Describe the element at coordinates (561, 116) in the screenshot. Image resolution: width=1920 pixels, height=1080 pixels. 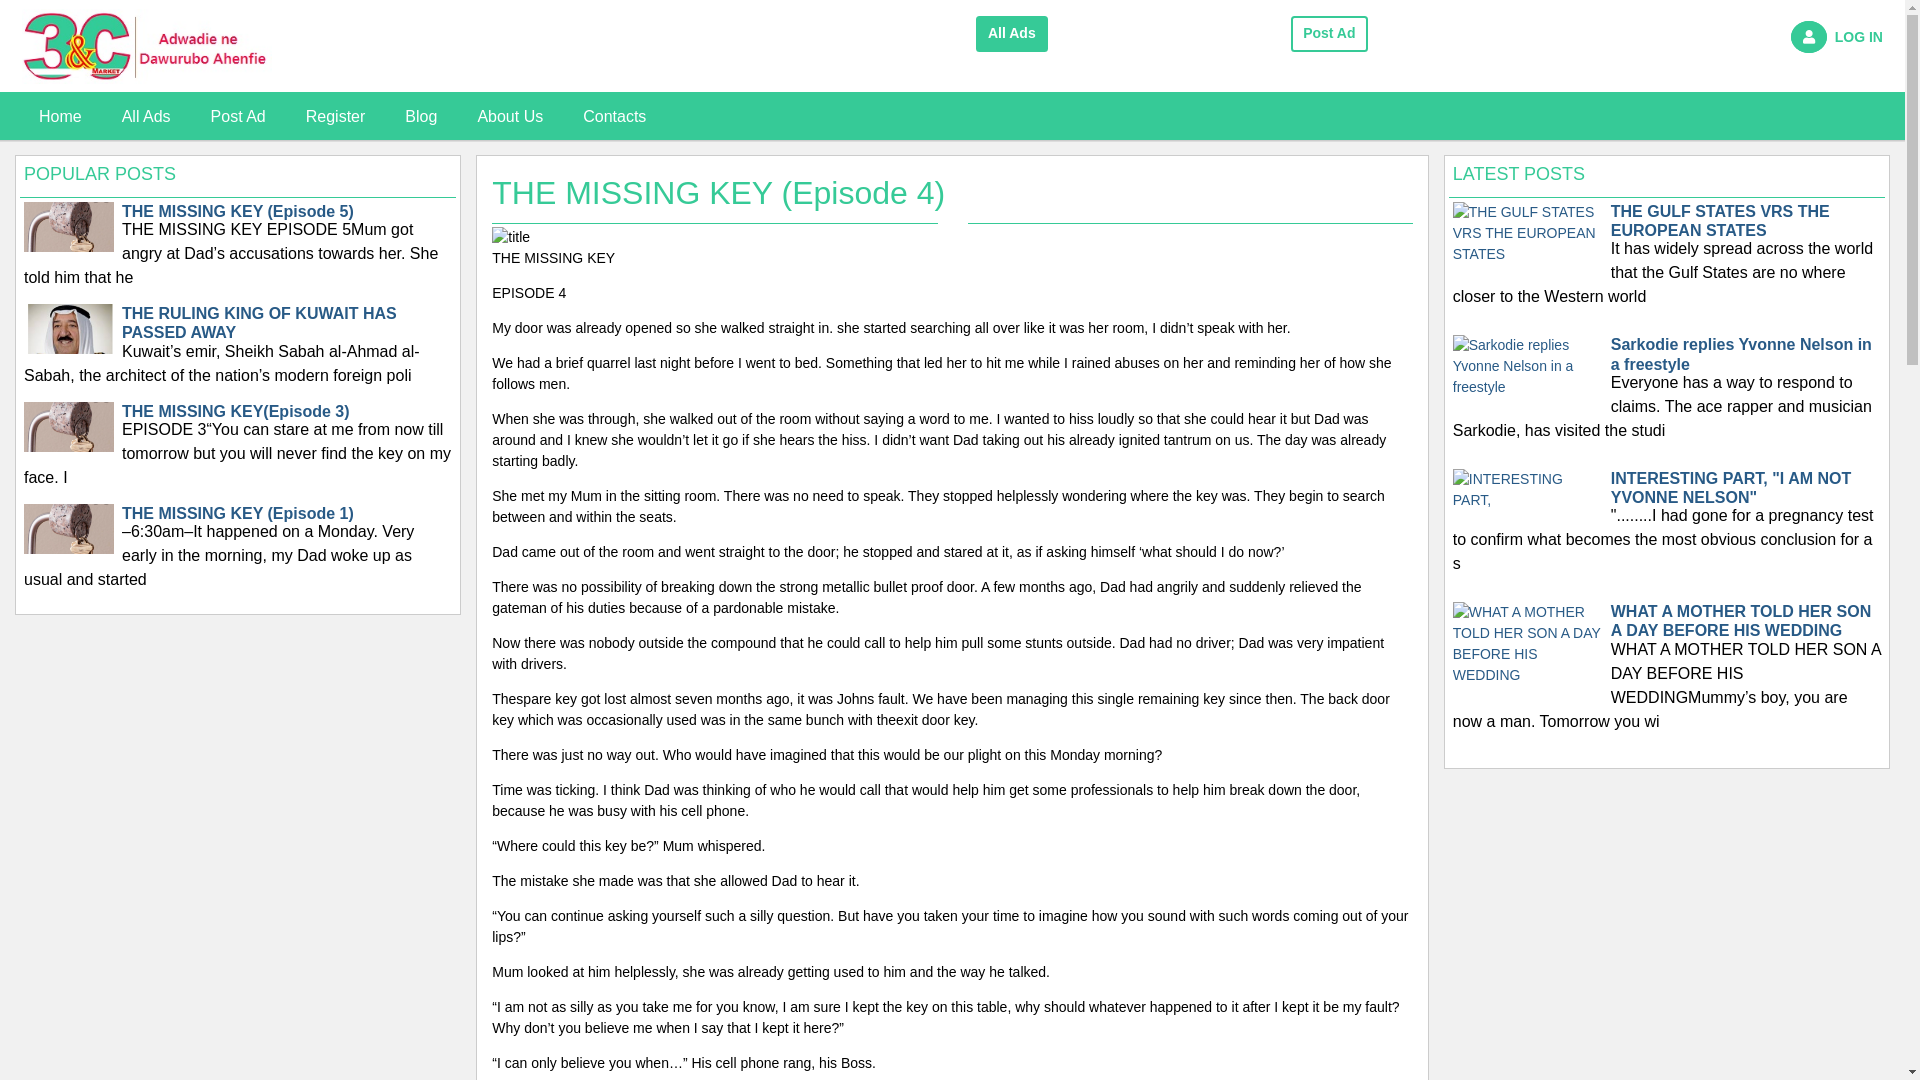
I see `'Contacts'` at that location.